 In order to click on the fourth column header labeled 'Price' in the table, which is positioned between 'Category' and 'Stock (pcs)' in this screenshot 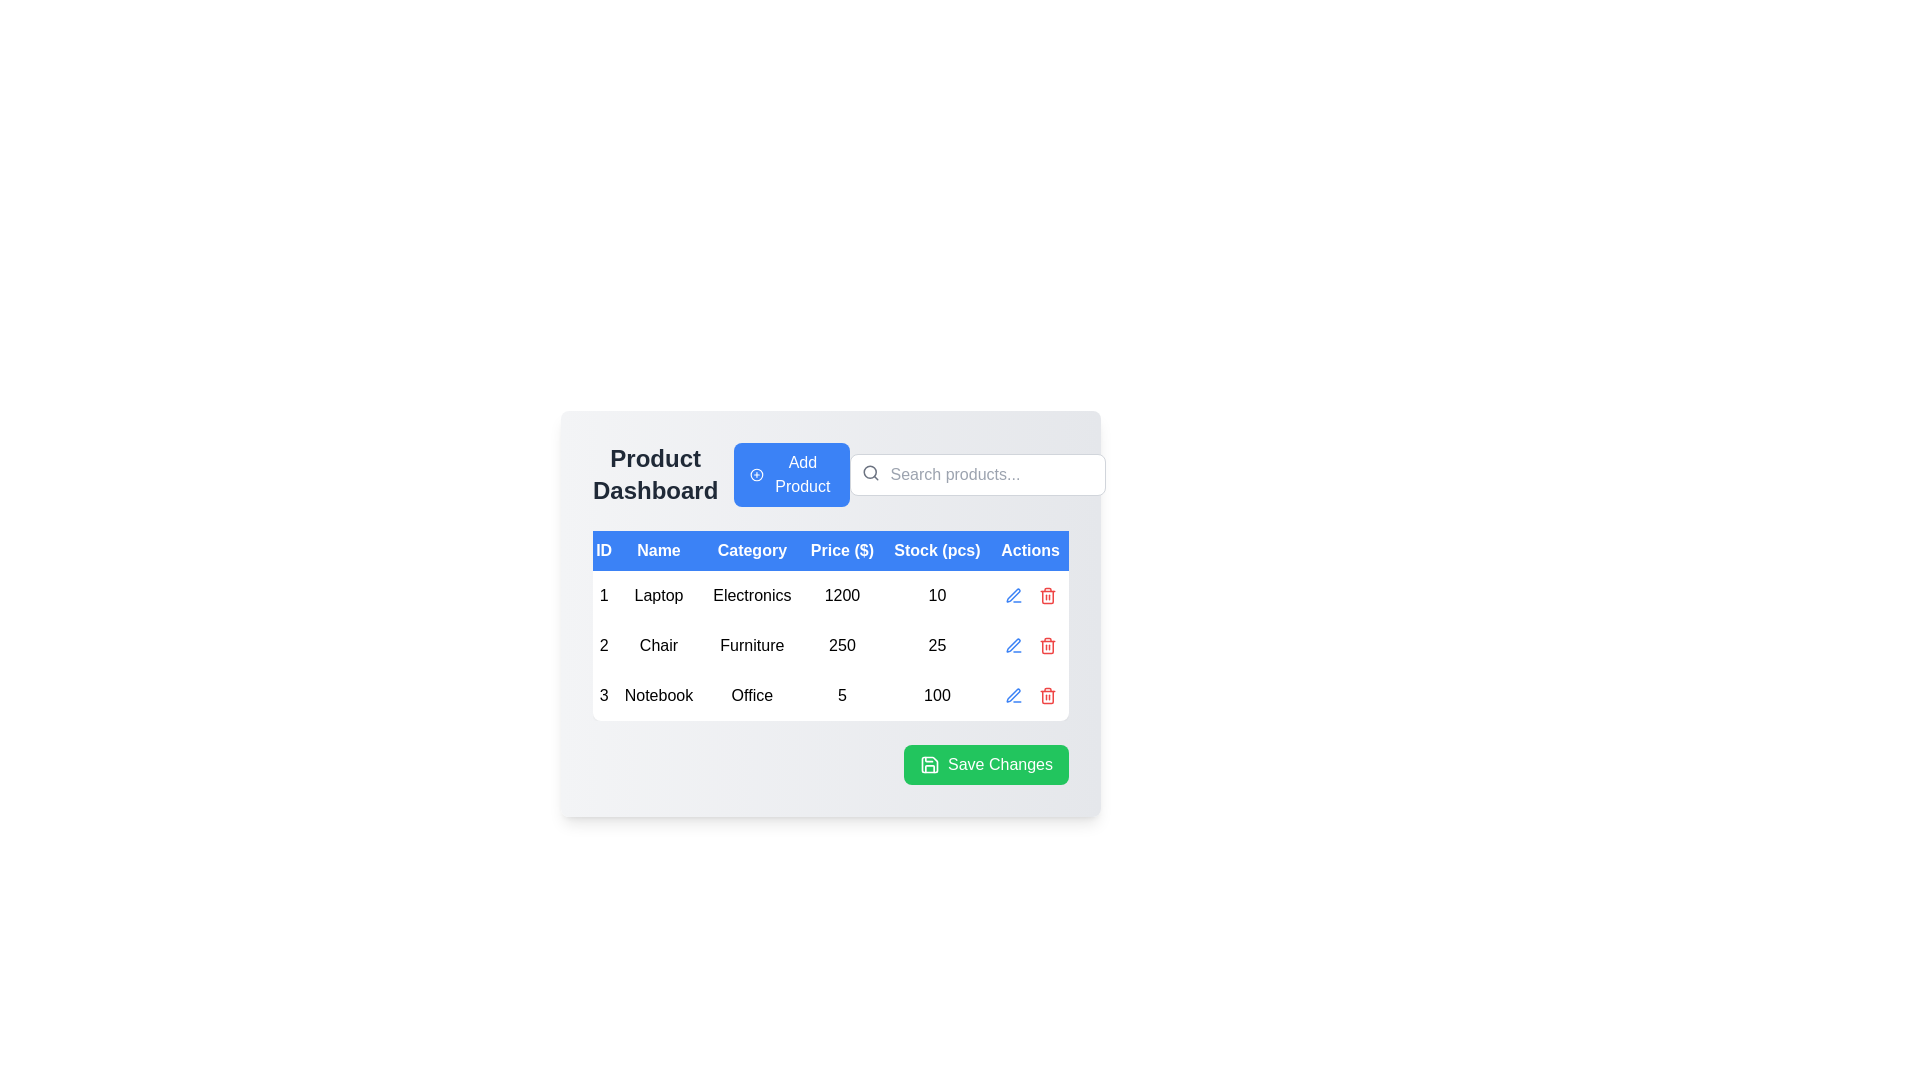, I will do `click(842, 551)`.